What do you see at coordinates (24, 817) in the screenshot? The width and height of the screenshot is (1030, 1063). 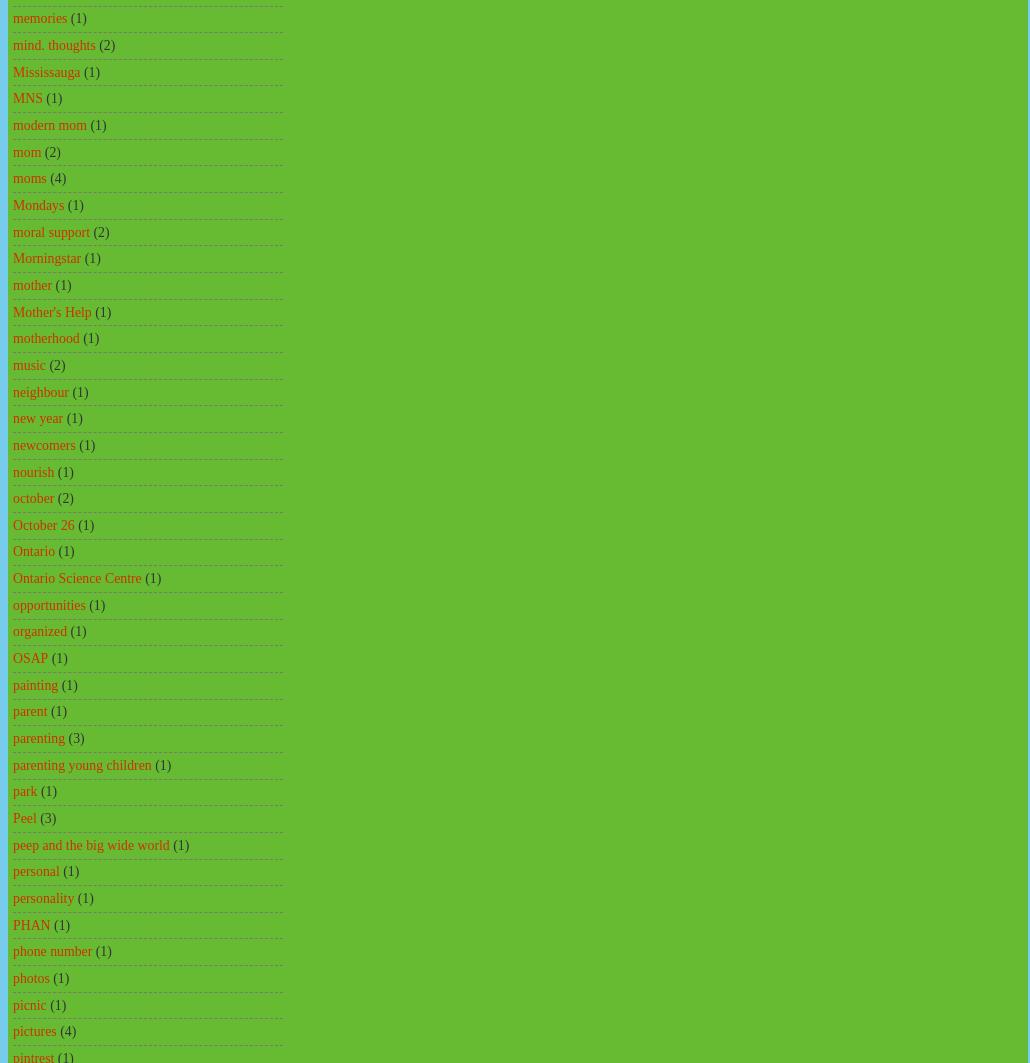 I see `'Peel'` at bounding box center [24, 817].